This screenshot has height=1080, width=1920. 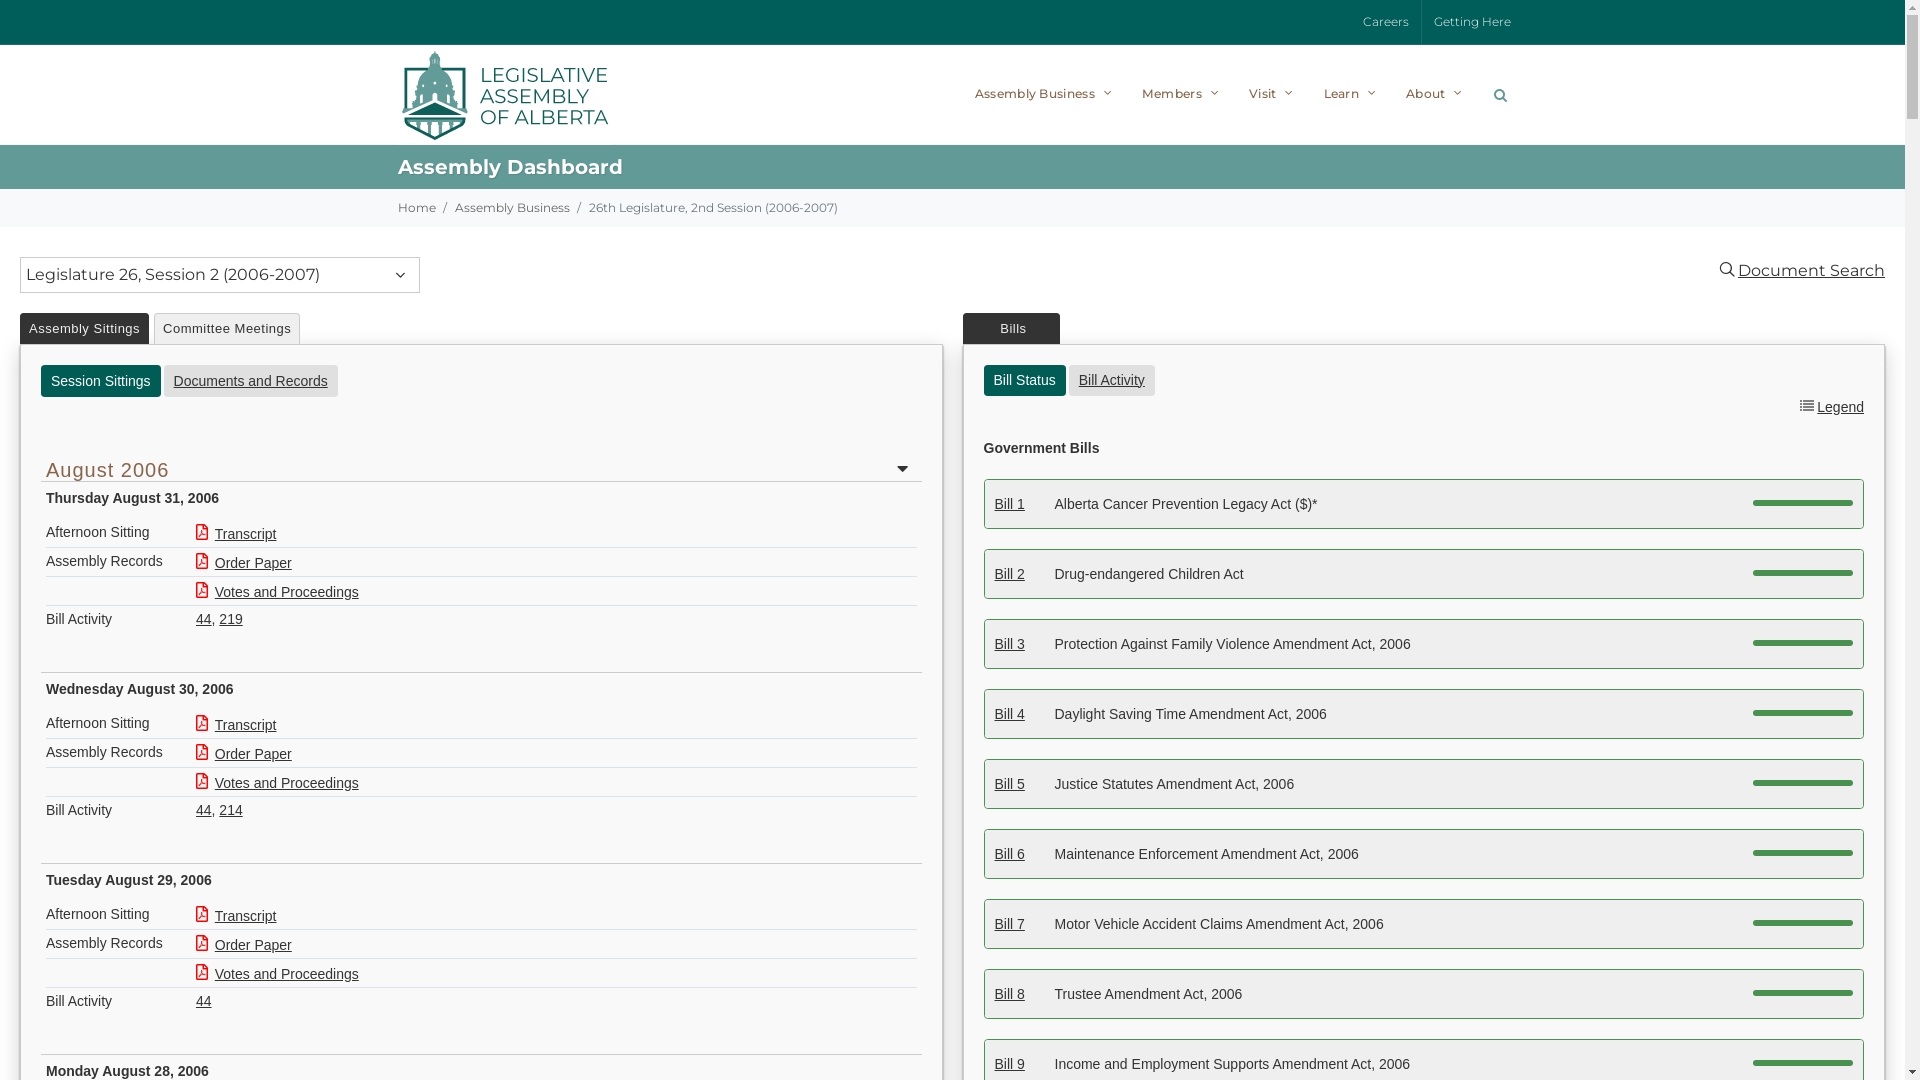 I want to click on 'Assembly Business', so click(x=1044, y=93).